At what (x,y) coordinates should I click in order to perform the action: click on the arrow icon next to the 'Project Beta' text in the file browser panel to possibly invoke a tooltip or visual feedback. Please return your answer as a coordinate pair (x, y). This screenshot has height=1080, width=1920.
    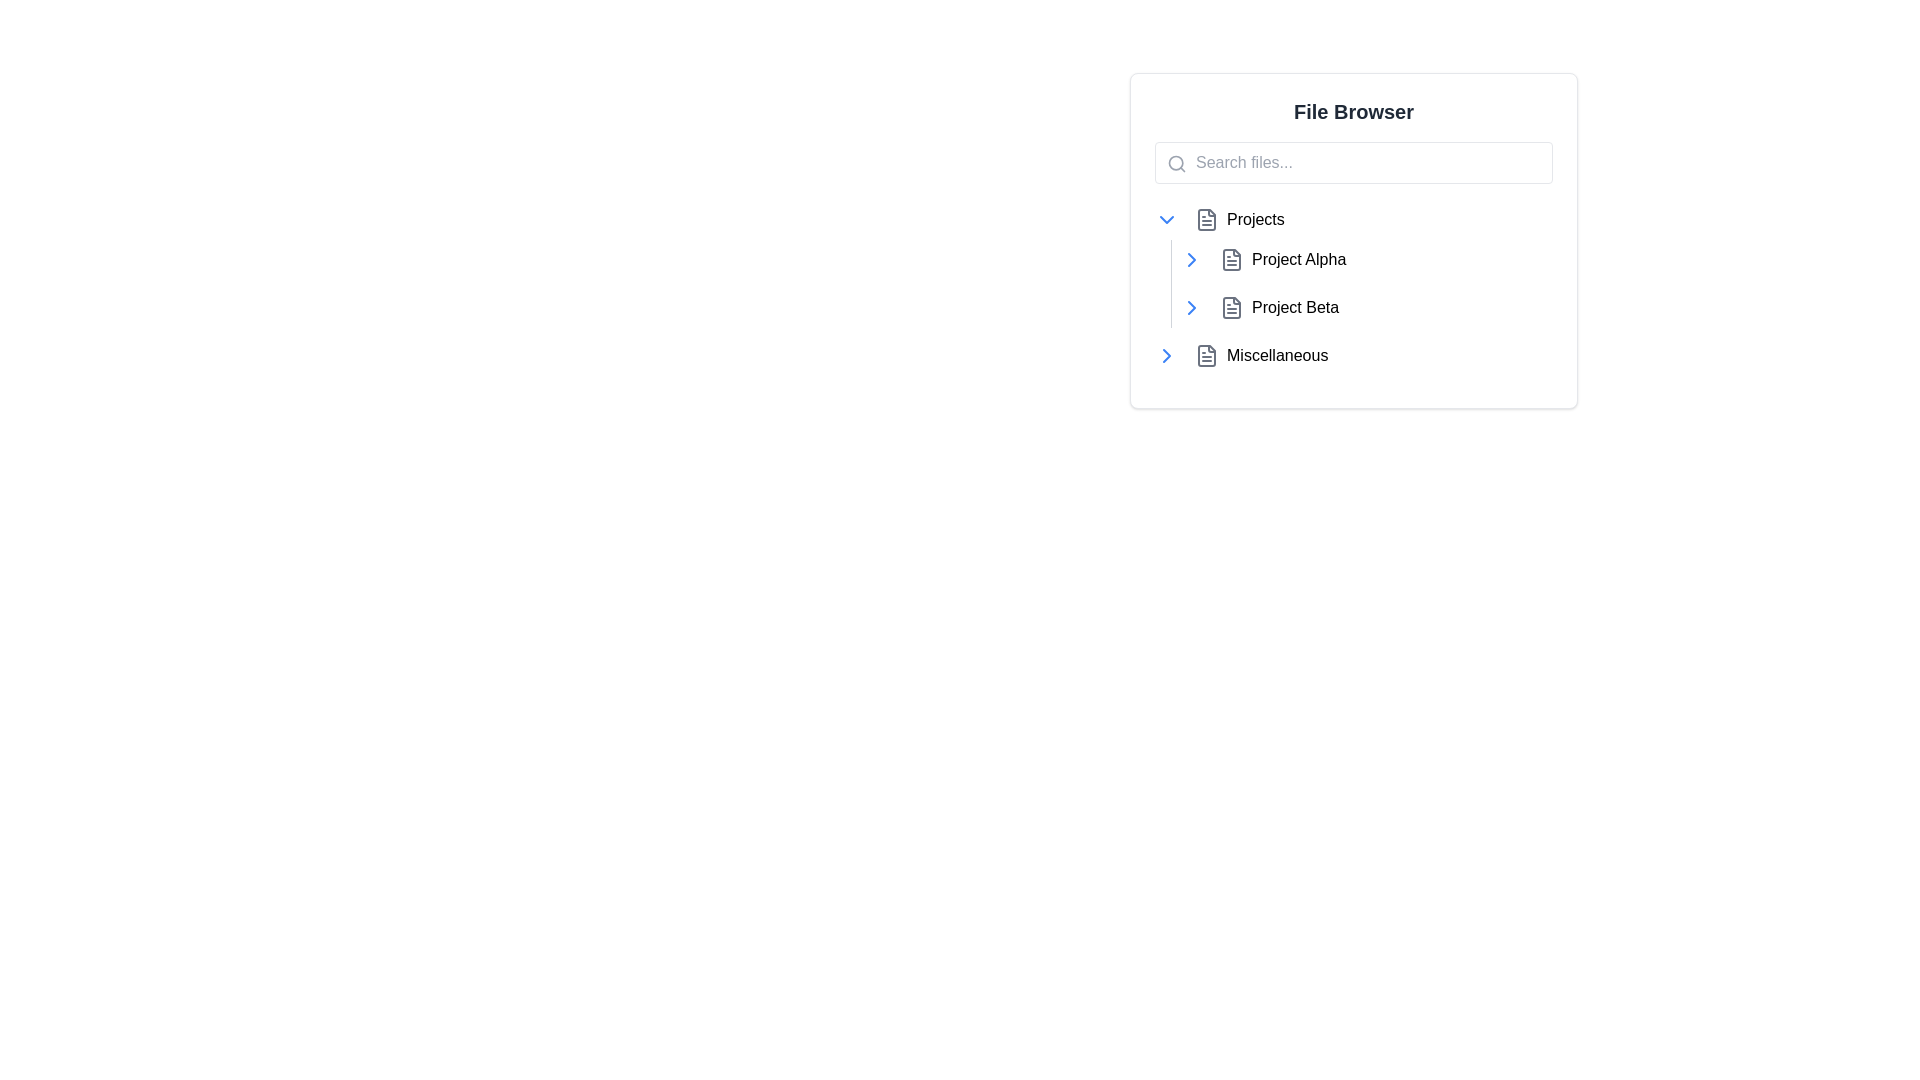
    Looking at the image, I should click on (1166, 354).